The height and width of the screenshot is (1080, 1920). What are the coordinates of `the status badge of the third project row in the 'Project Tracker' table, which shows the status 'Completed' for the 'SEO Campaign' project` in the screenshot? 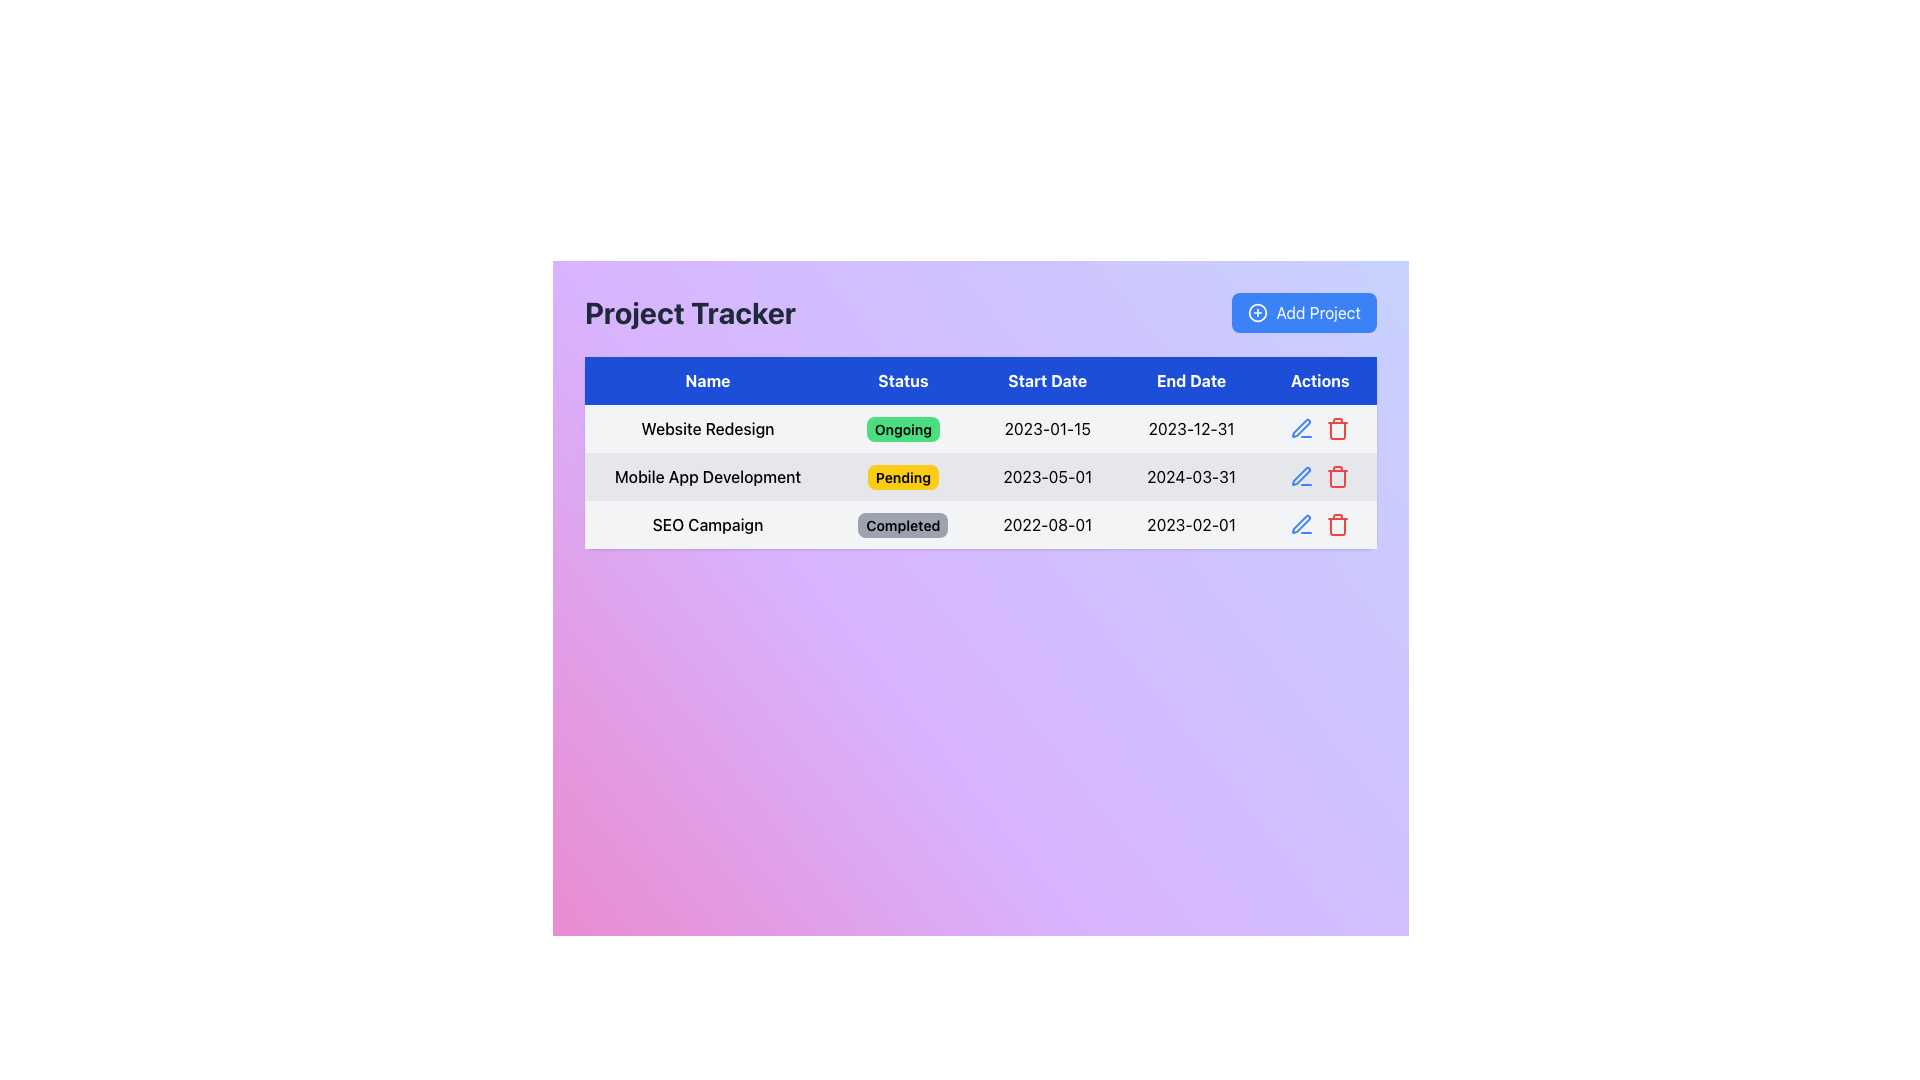 It's located at (980, 523).